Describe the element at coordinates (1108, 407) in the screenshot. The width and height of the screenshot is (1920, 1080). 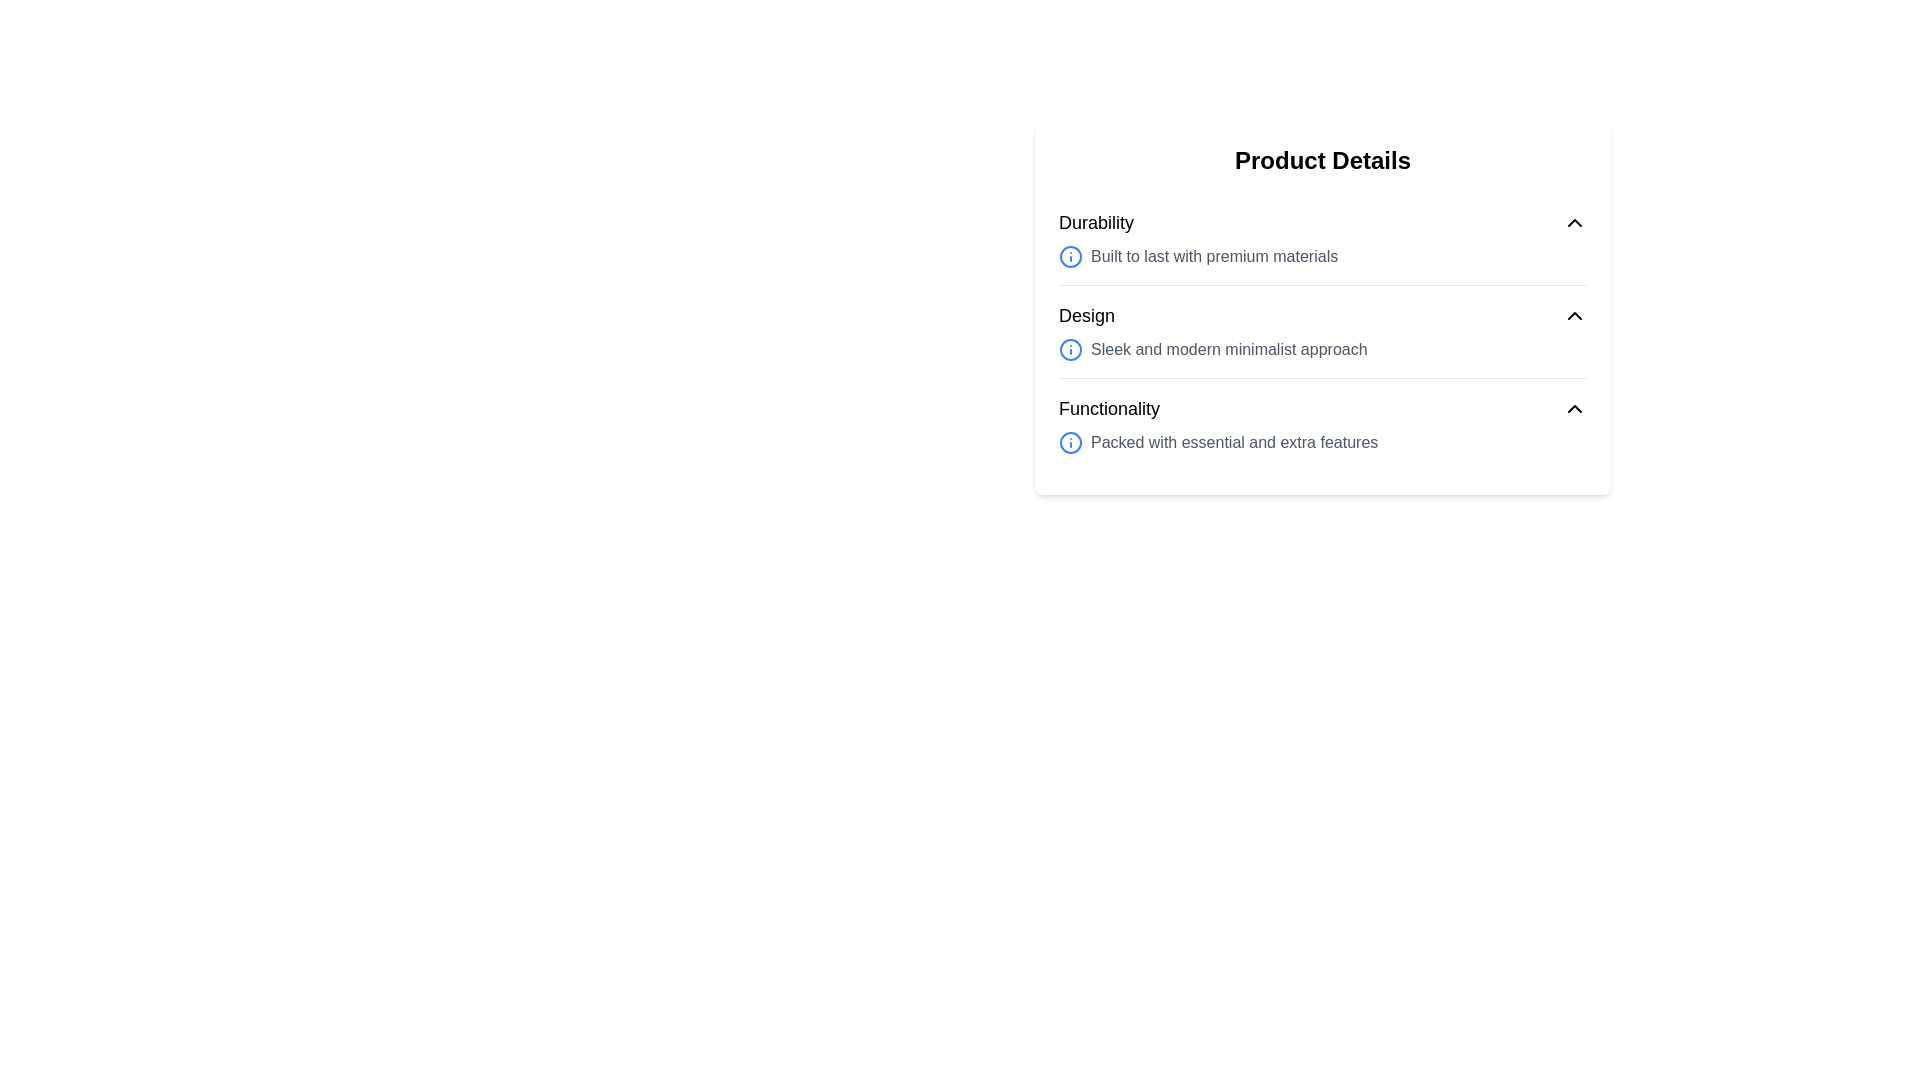
I see `the left-aligned header text label, which is the third section header below 'Durability' and 'Design'` at that location.